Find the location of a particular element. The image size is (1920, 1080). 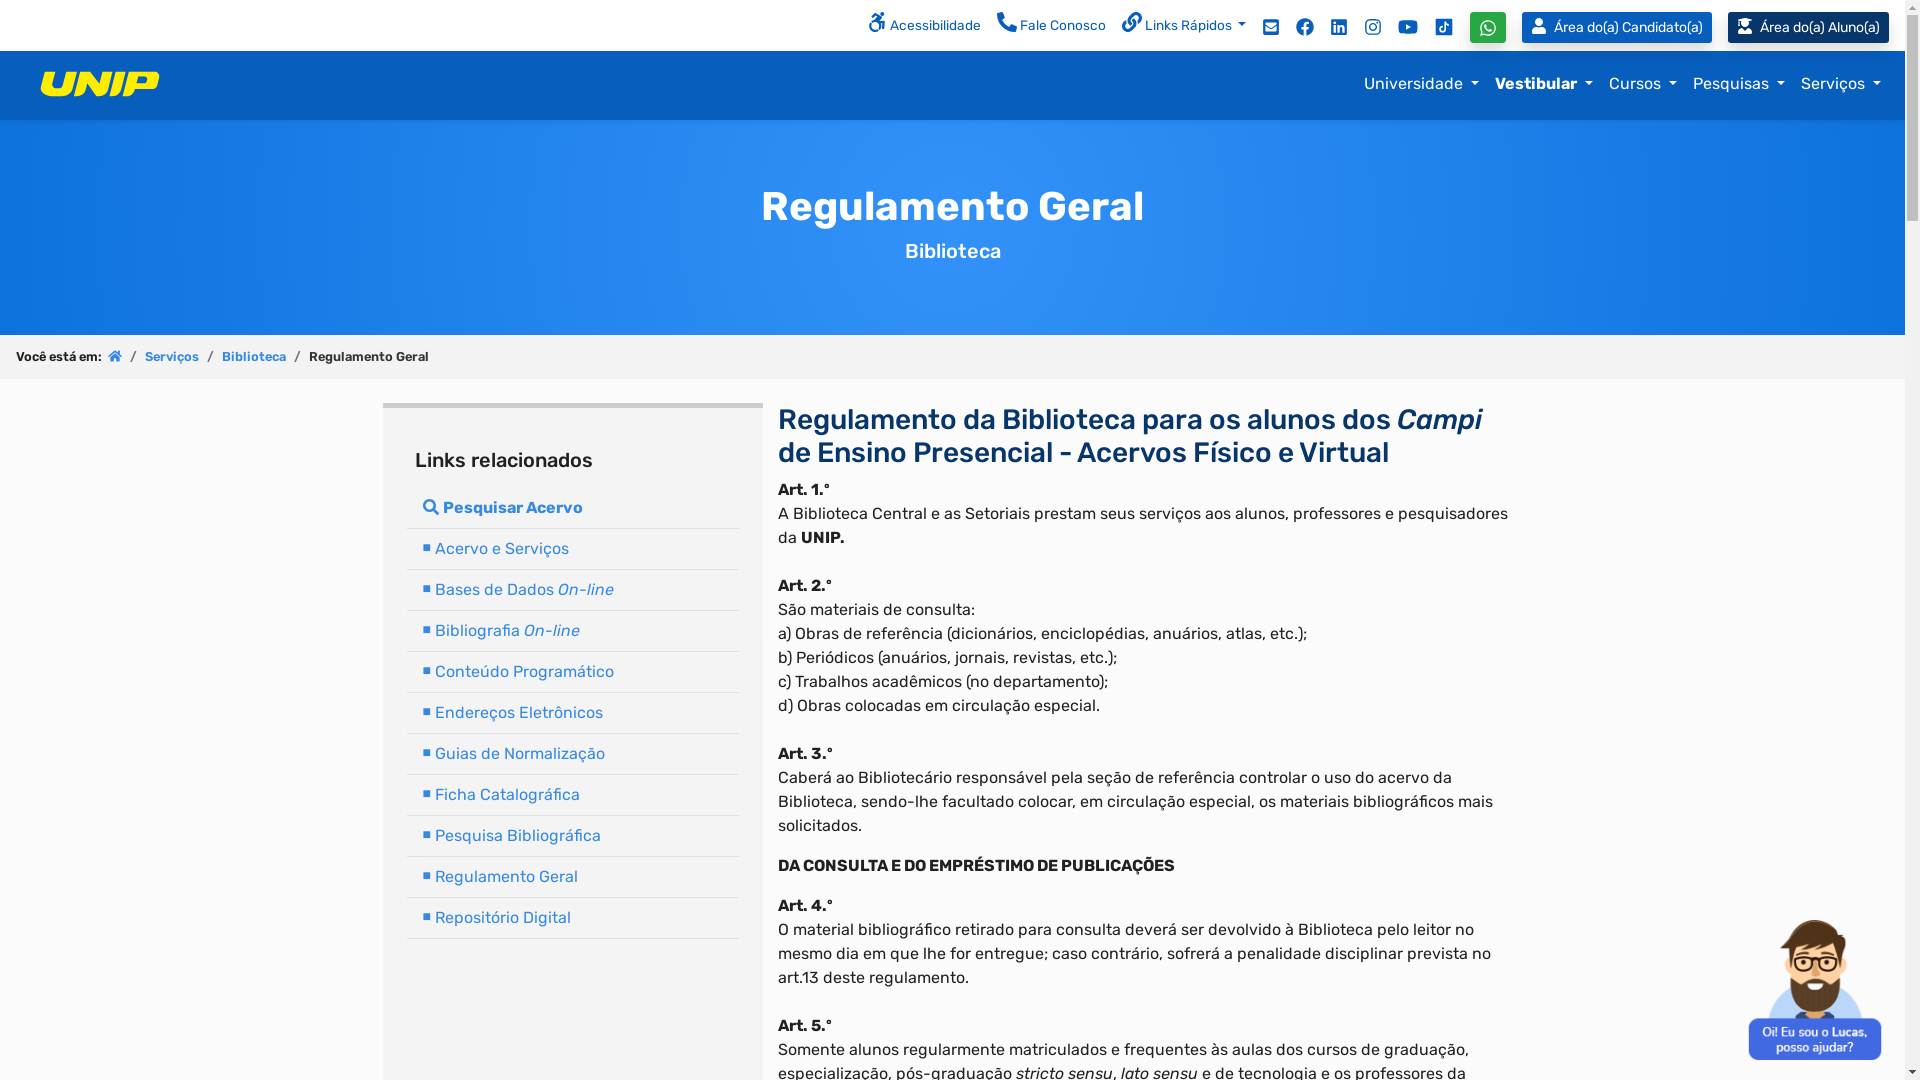

'Inscreva-se no canal da UNIP no YouTube' is located at coordinates (1406, 26).